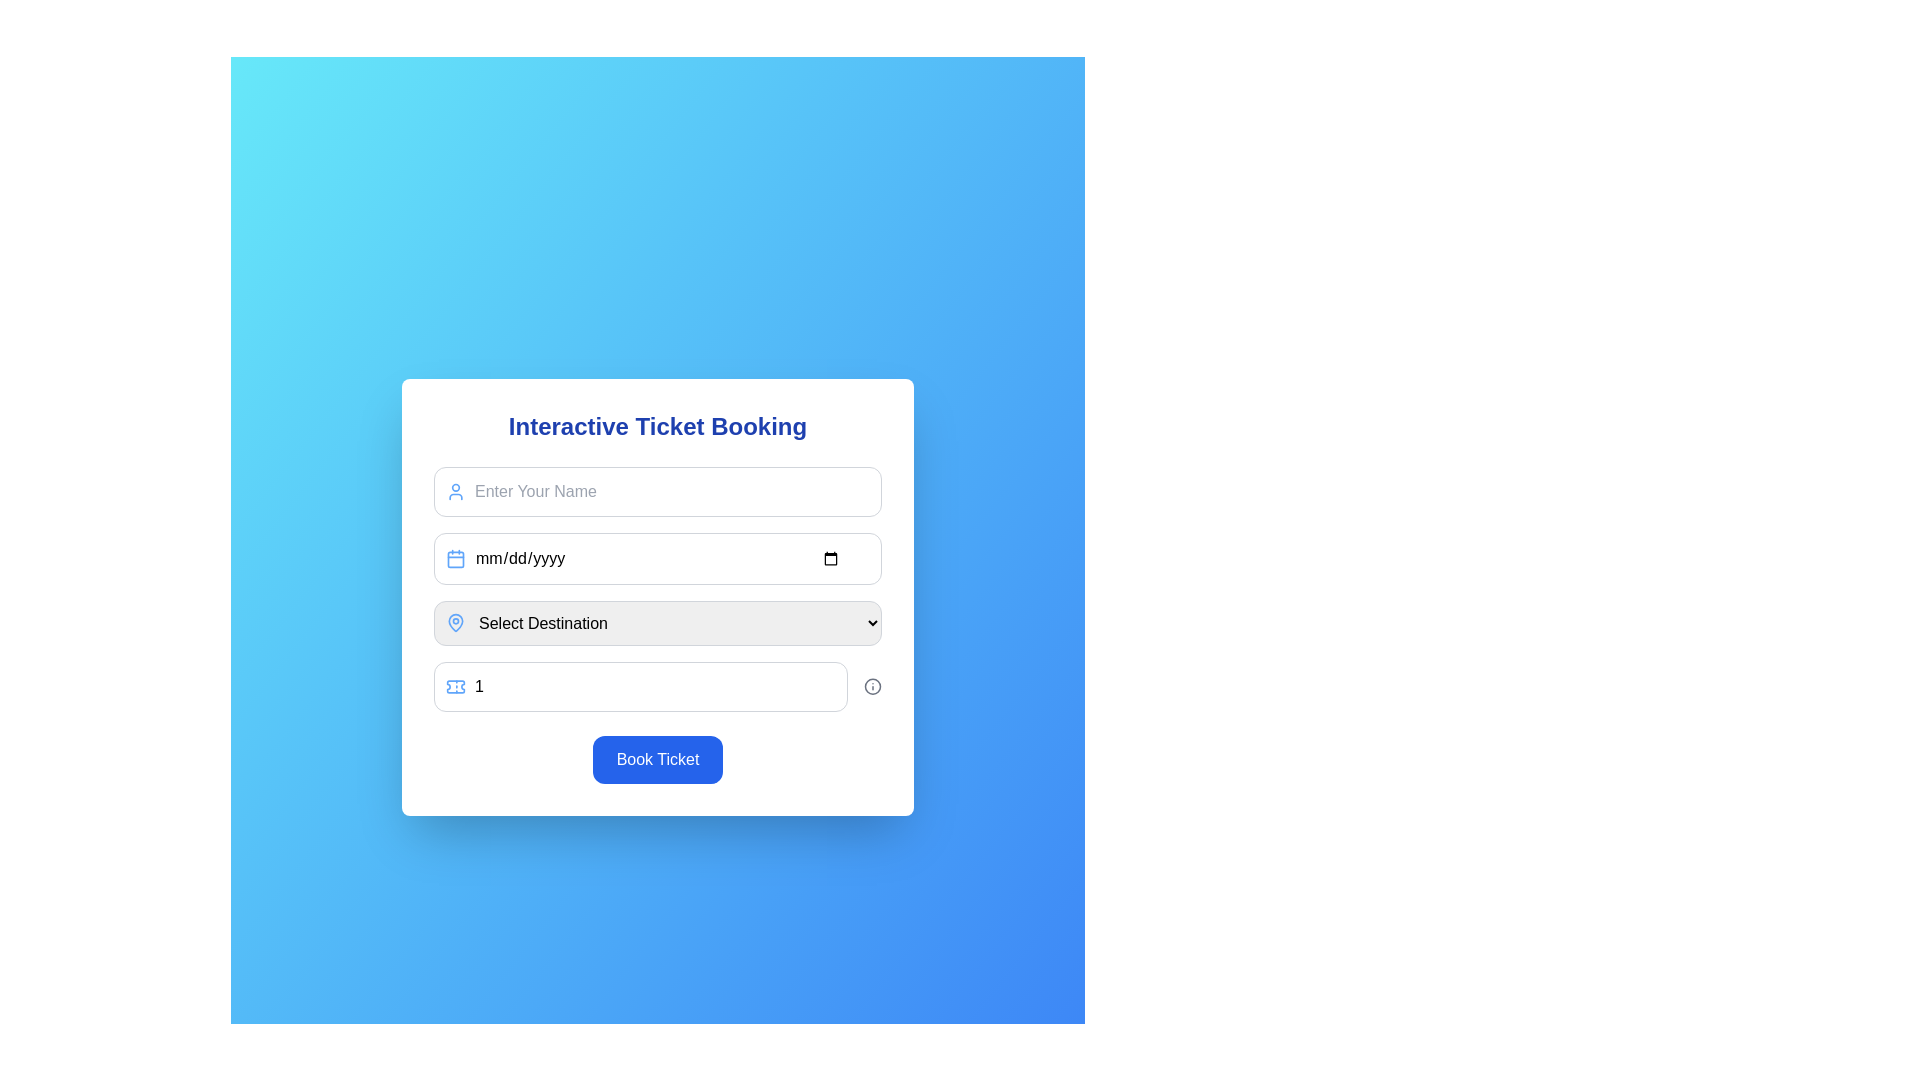  What do you see at coordinates (657, 596) in the screenshot?
I see `the 'Select Destination' dropdown menu in the interactive ticket booking form` at bounding box center [657, 596].